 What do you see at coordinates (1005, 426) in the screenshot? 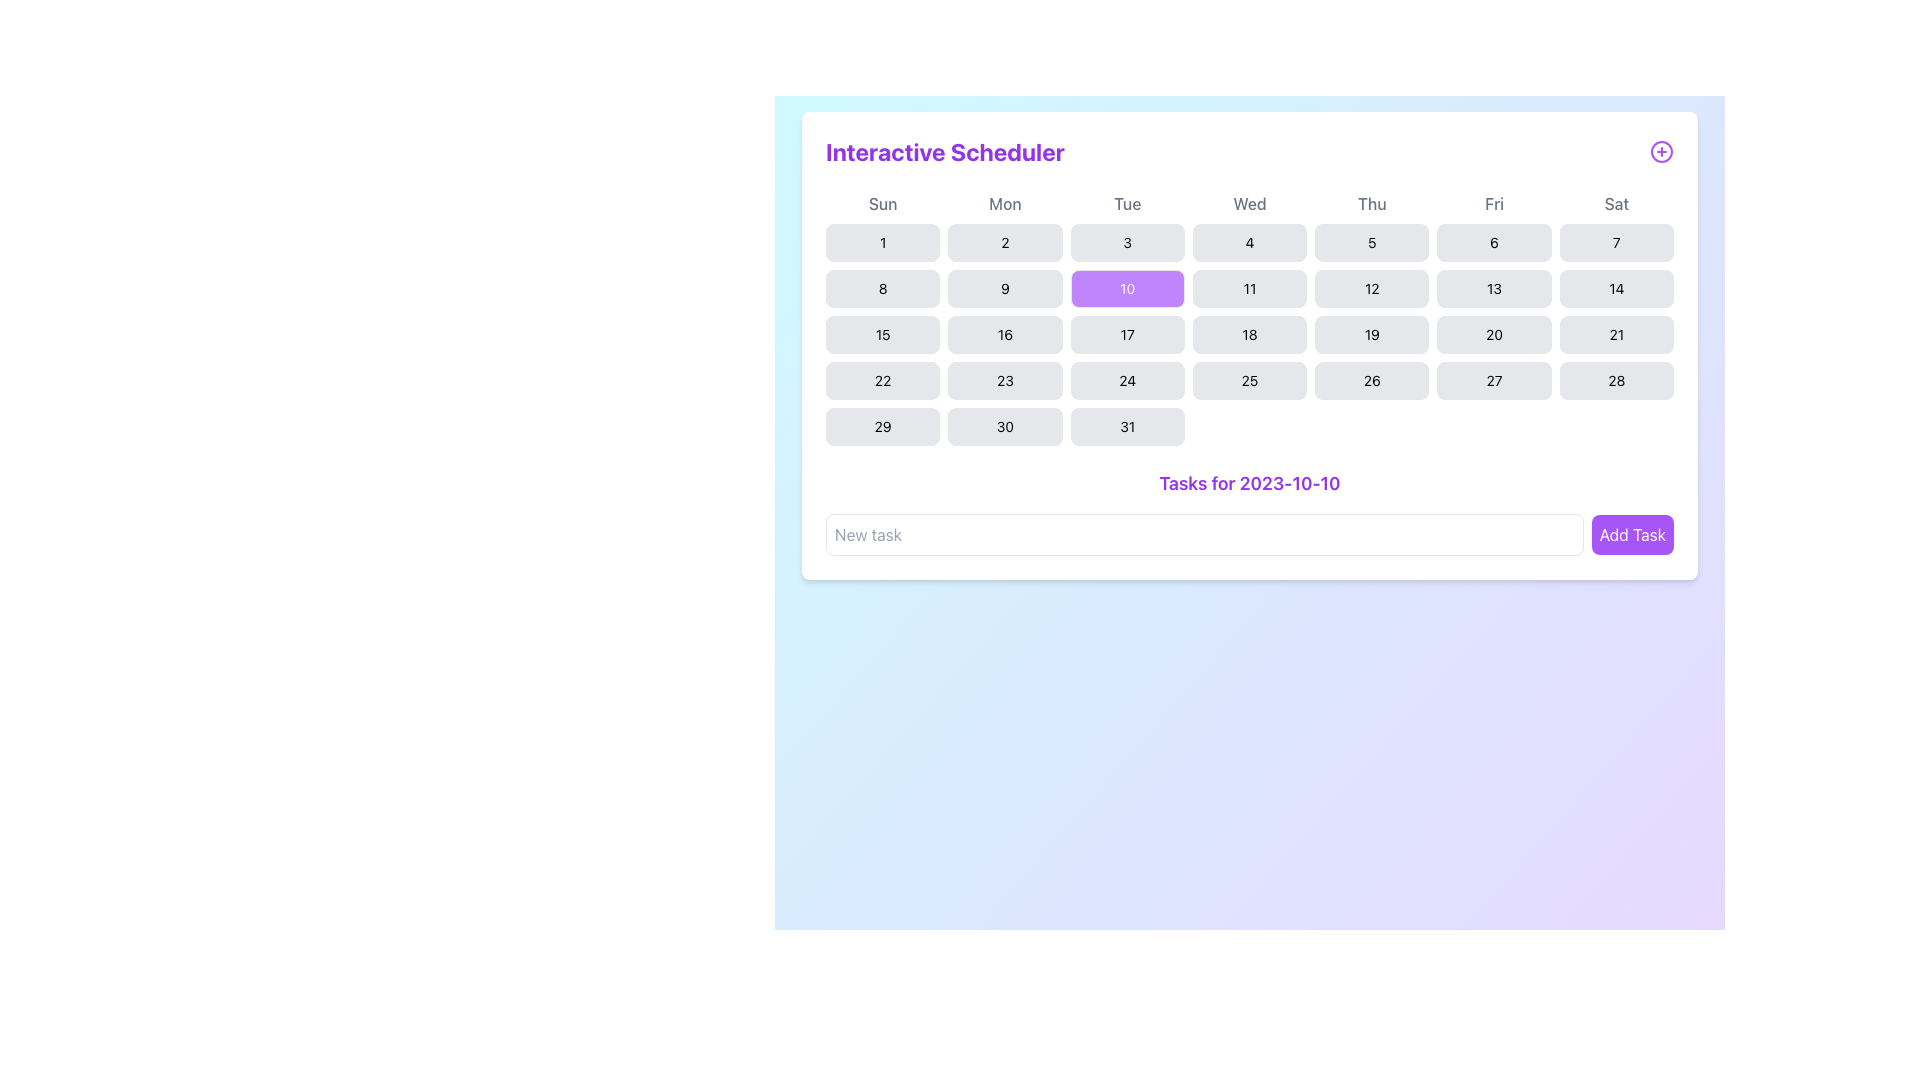
I see `the calendar button representing the date '30'` at bounding box center [1005, 426].